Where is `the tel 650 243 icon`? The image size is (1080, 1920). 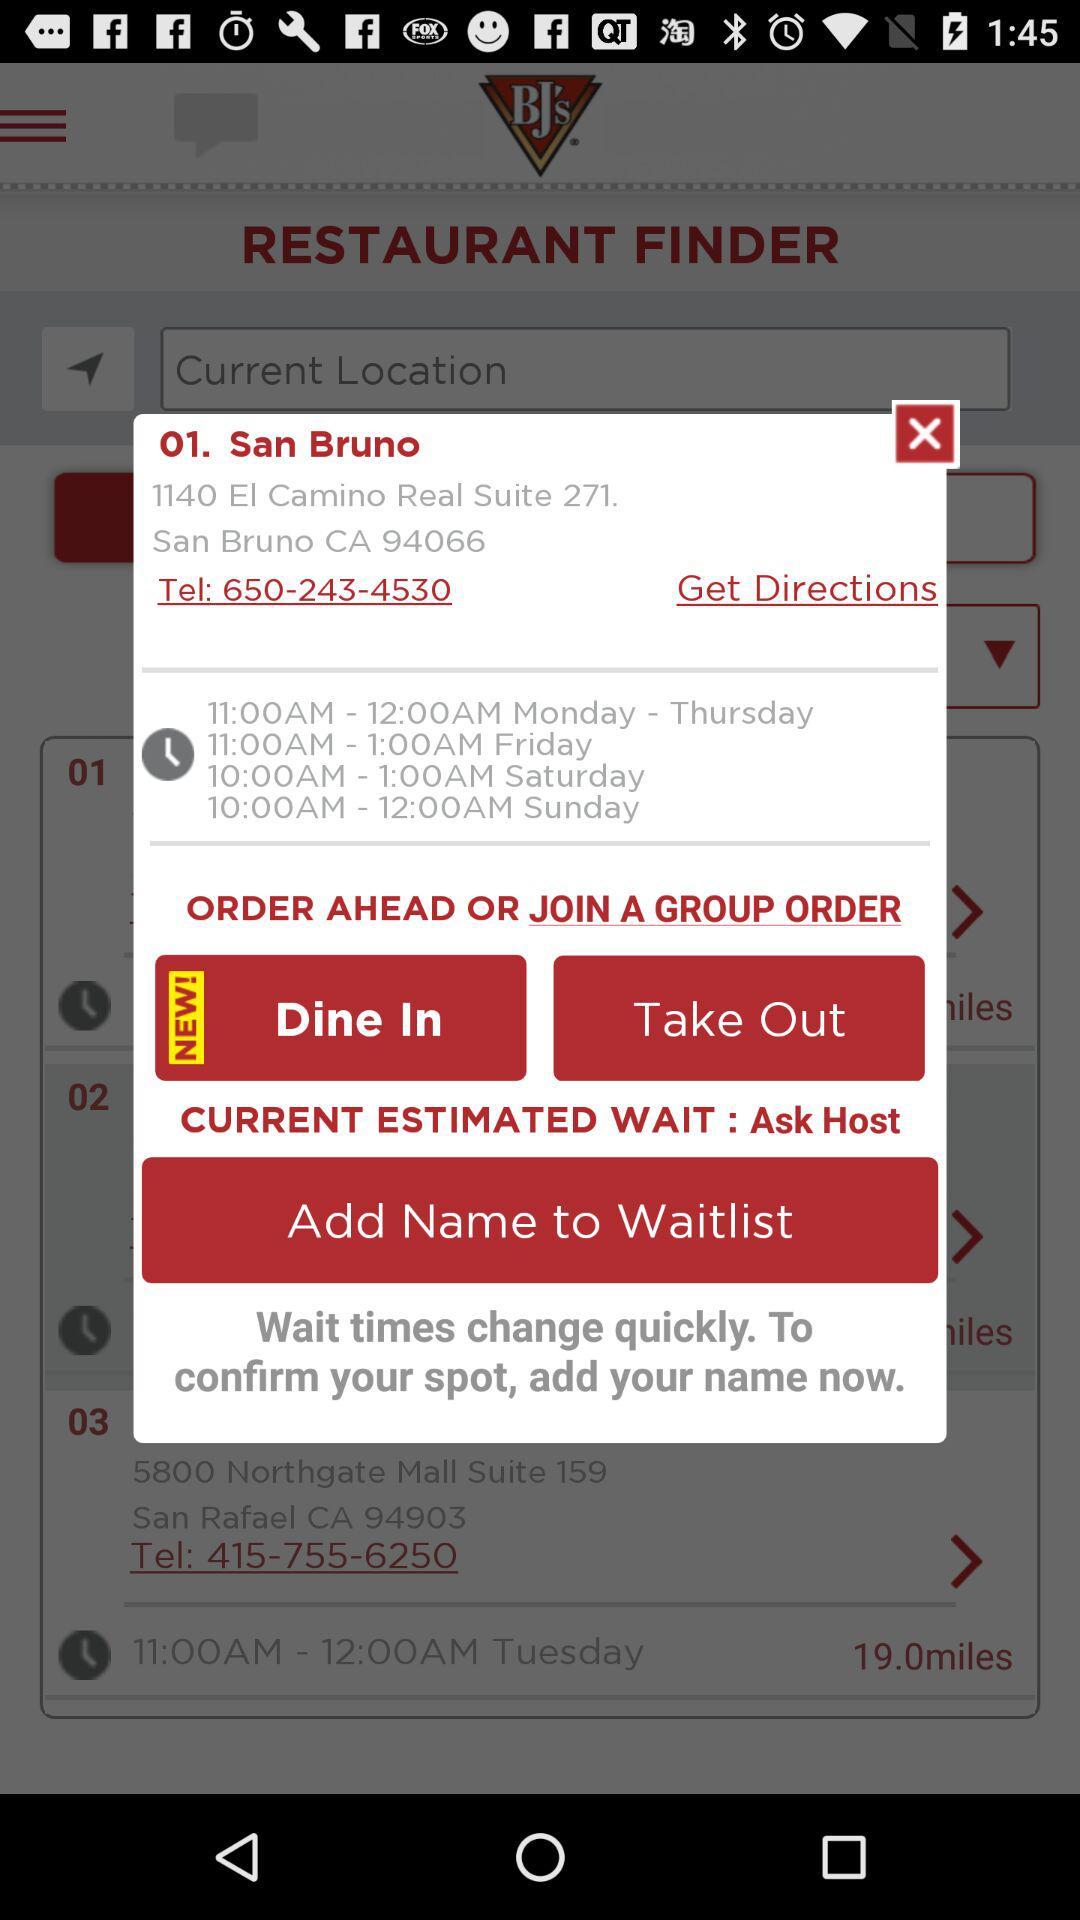
the tel 650 243 icon is located at coordinates (299, 588).